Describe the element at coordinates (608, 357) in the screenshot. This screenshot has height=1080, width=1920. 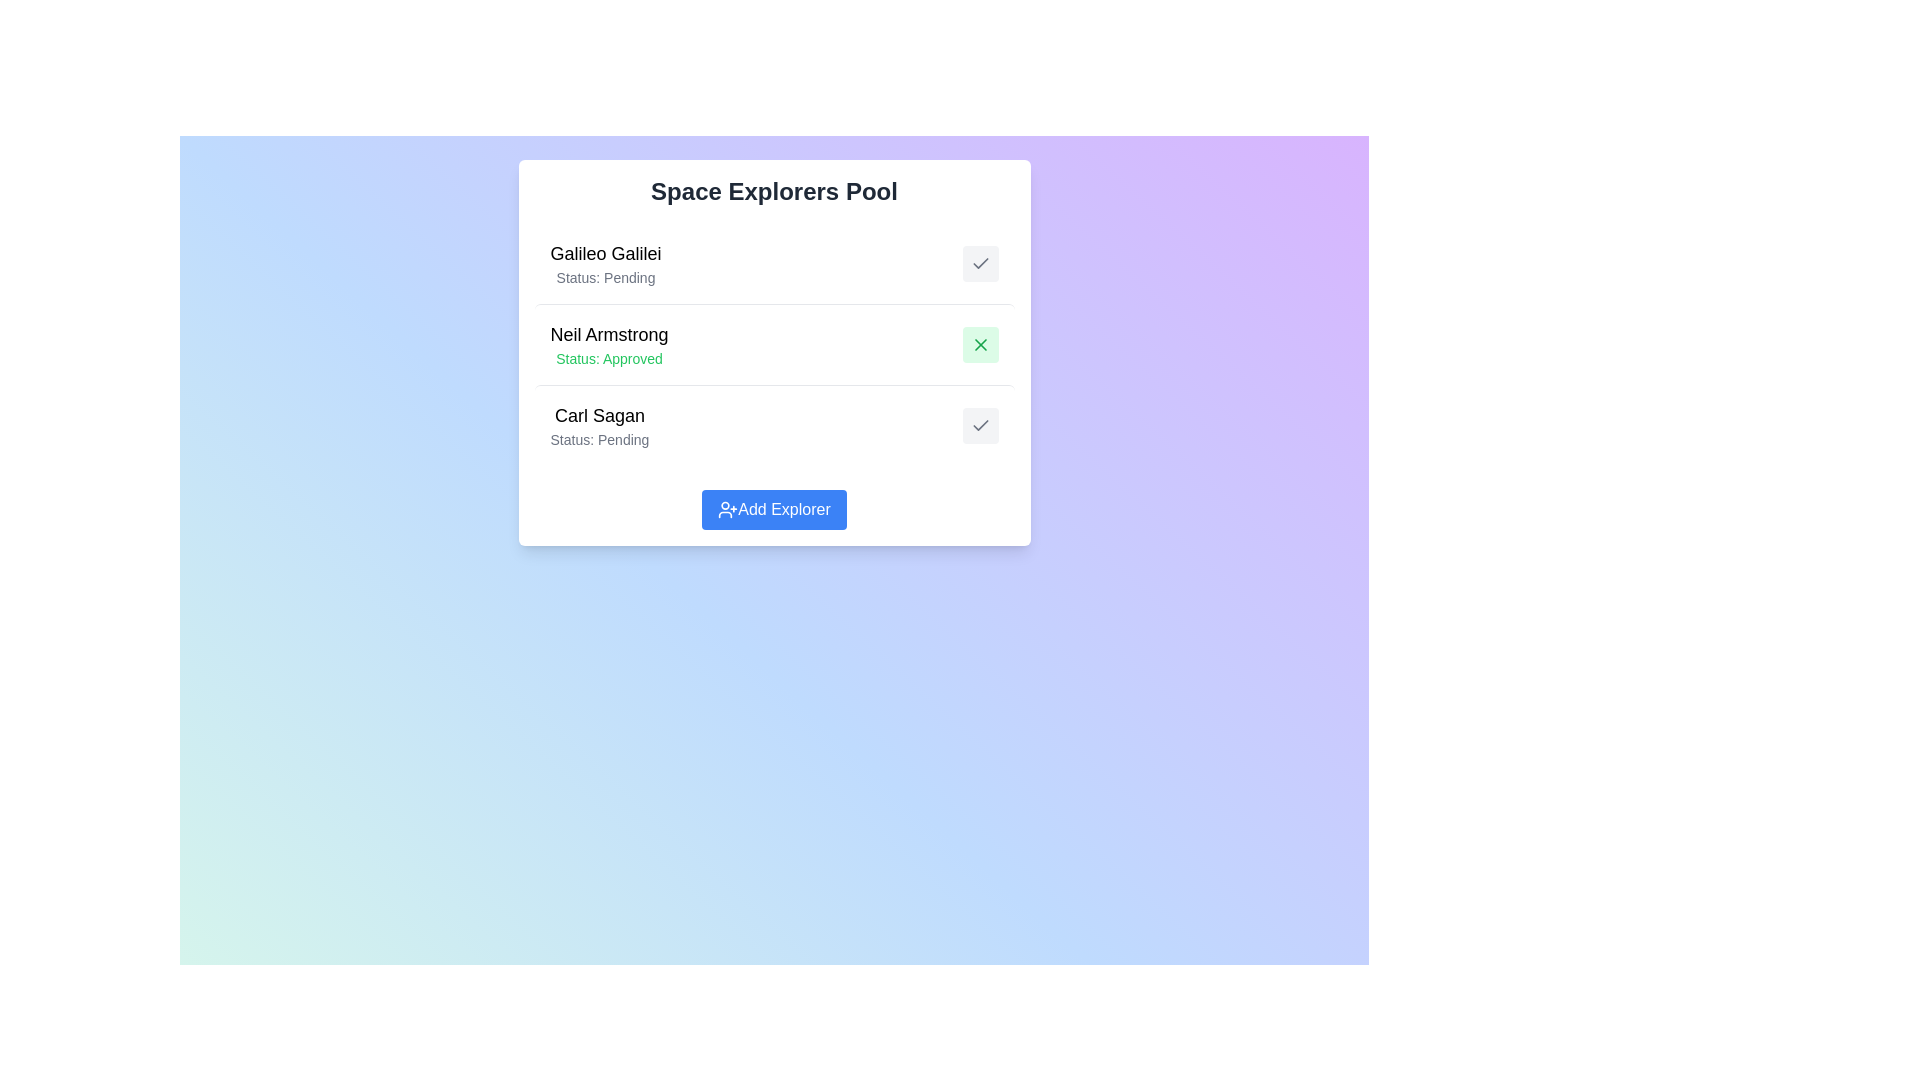
I see `the approval status text label for 'Neil Armstrong', which is positioned immediately below his name in the list entry` at that location.